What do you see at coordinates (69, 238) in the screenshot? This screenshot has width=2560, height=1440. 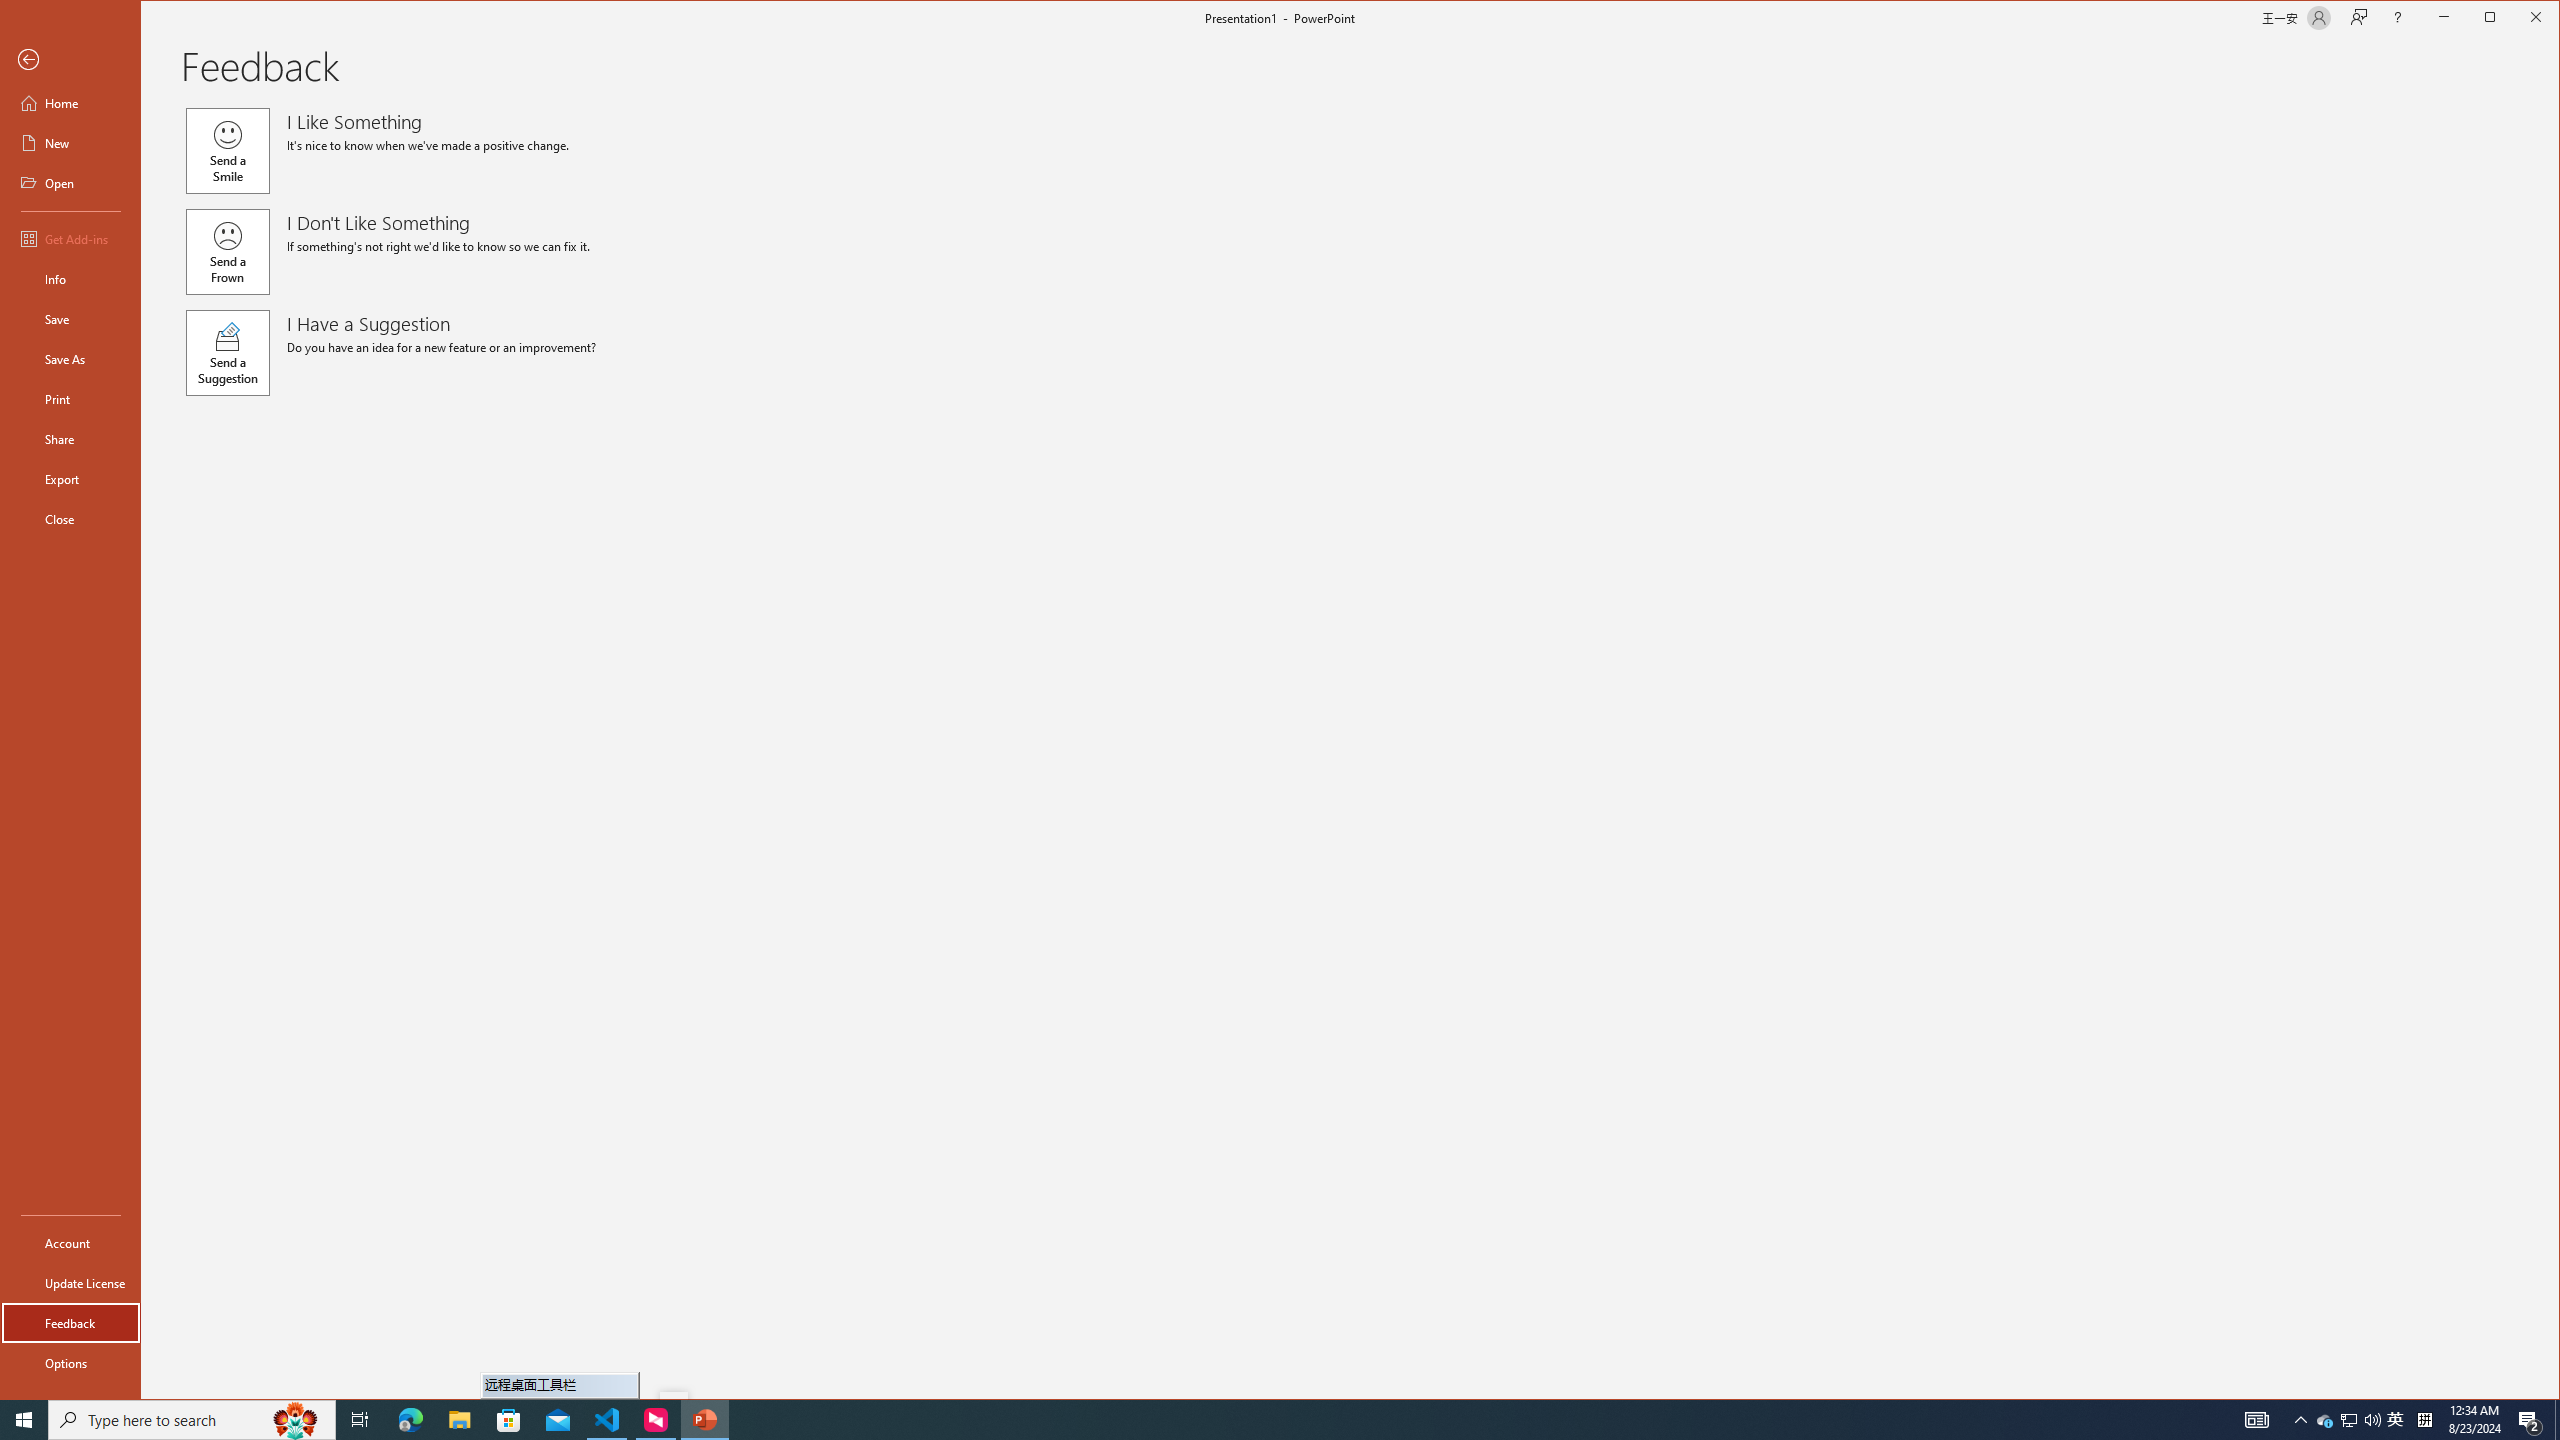 I see `'Get Add-ins'` at bounding box center [69, 238].